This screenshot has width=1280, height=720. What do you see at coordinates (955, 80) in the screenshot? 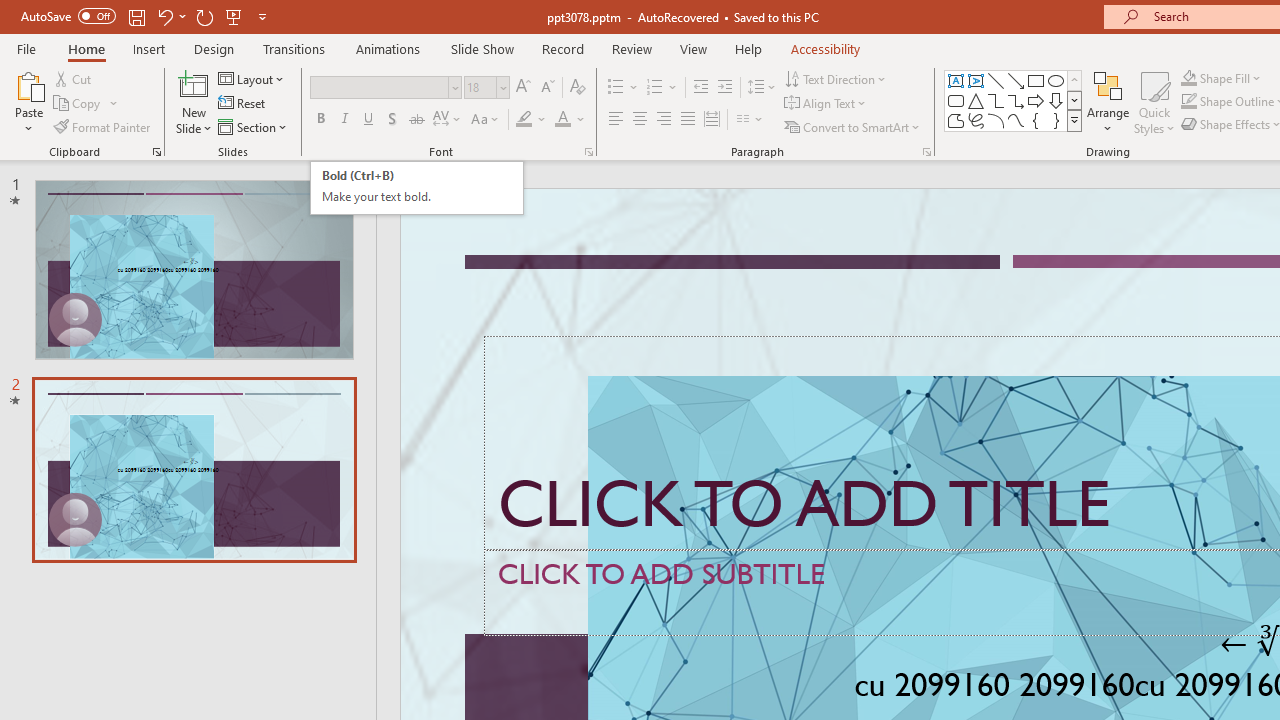
I see `'Text Box'` at bounding box center [955, 80].